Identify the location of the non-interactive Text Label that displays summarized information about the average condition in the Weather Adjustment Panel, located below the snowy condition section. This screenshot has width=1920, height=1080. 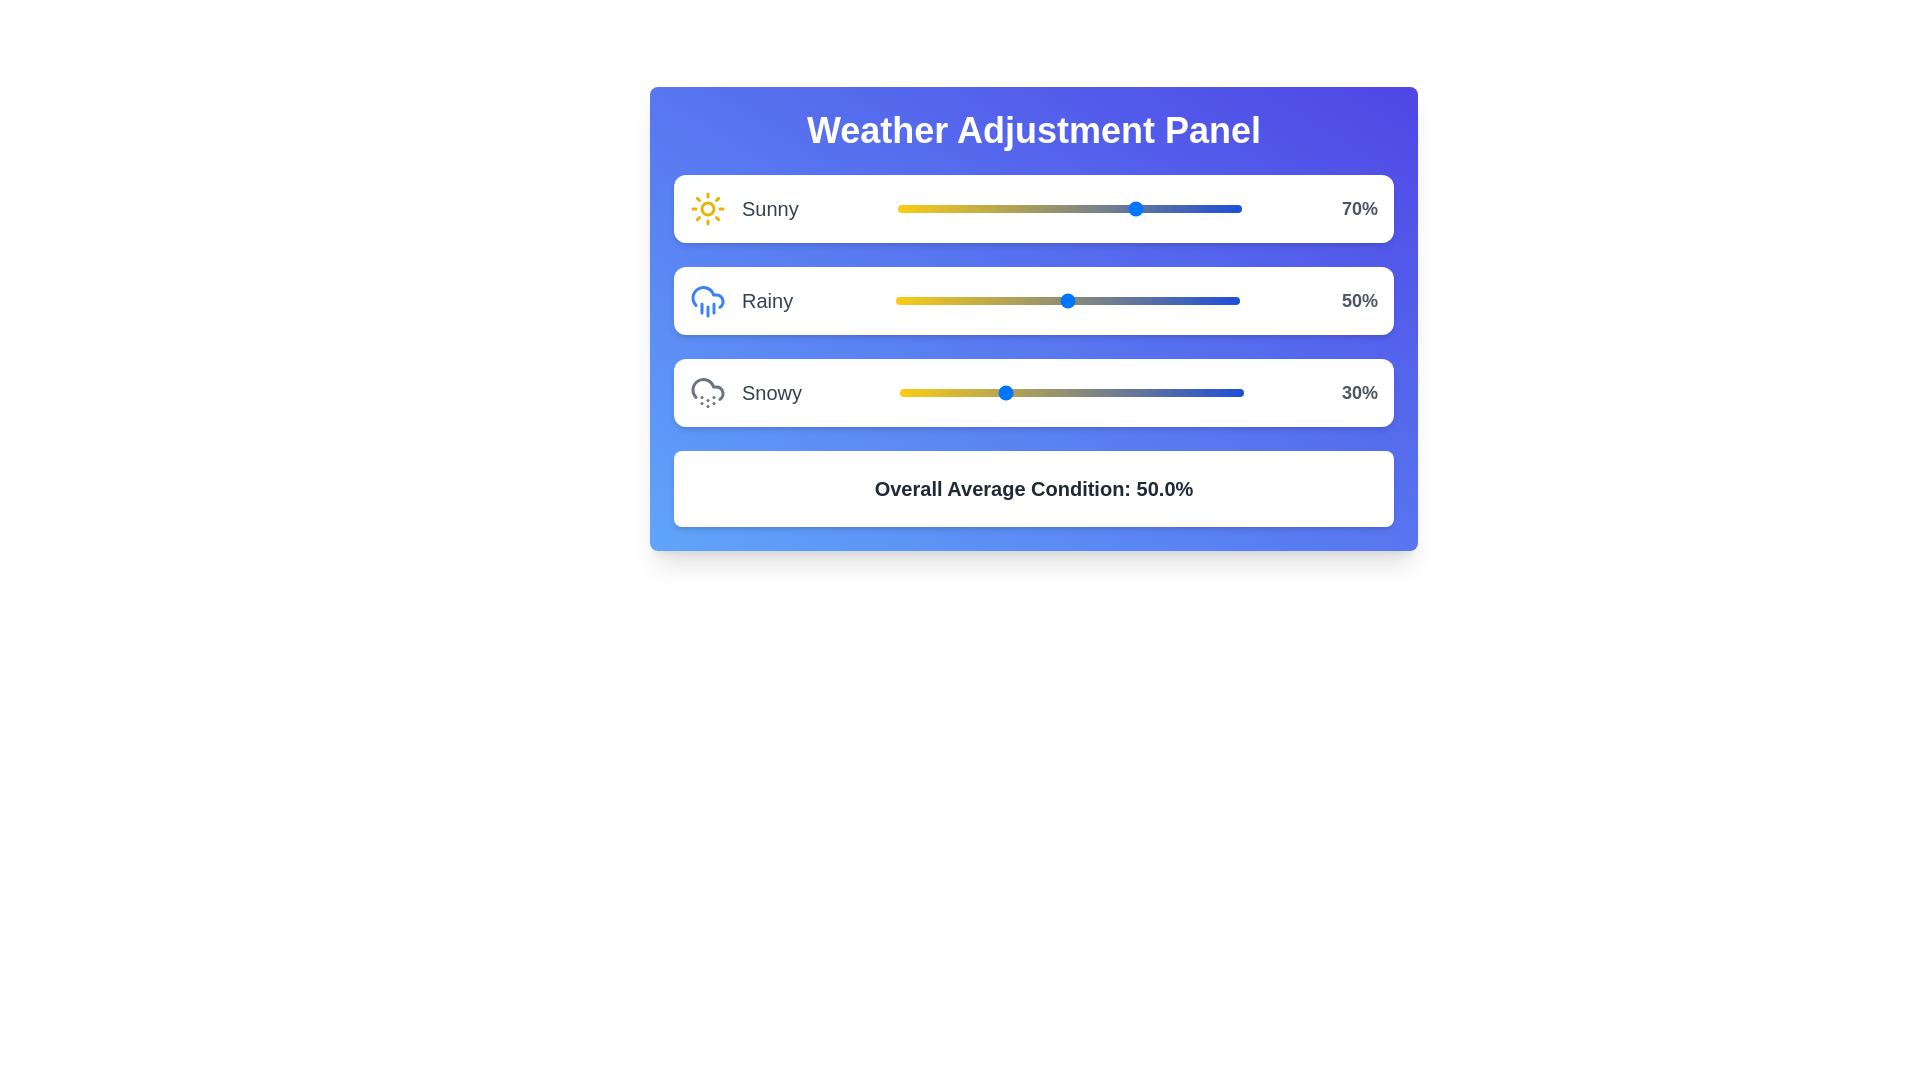
(1033, 489).